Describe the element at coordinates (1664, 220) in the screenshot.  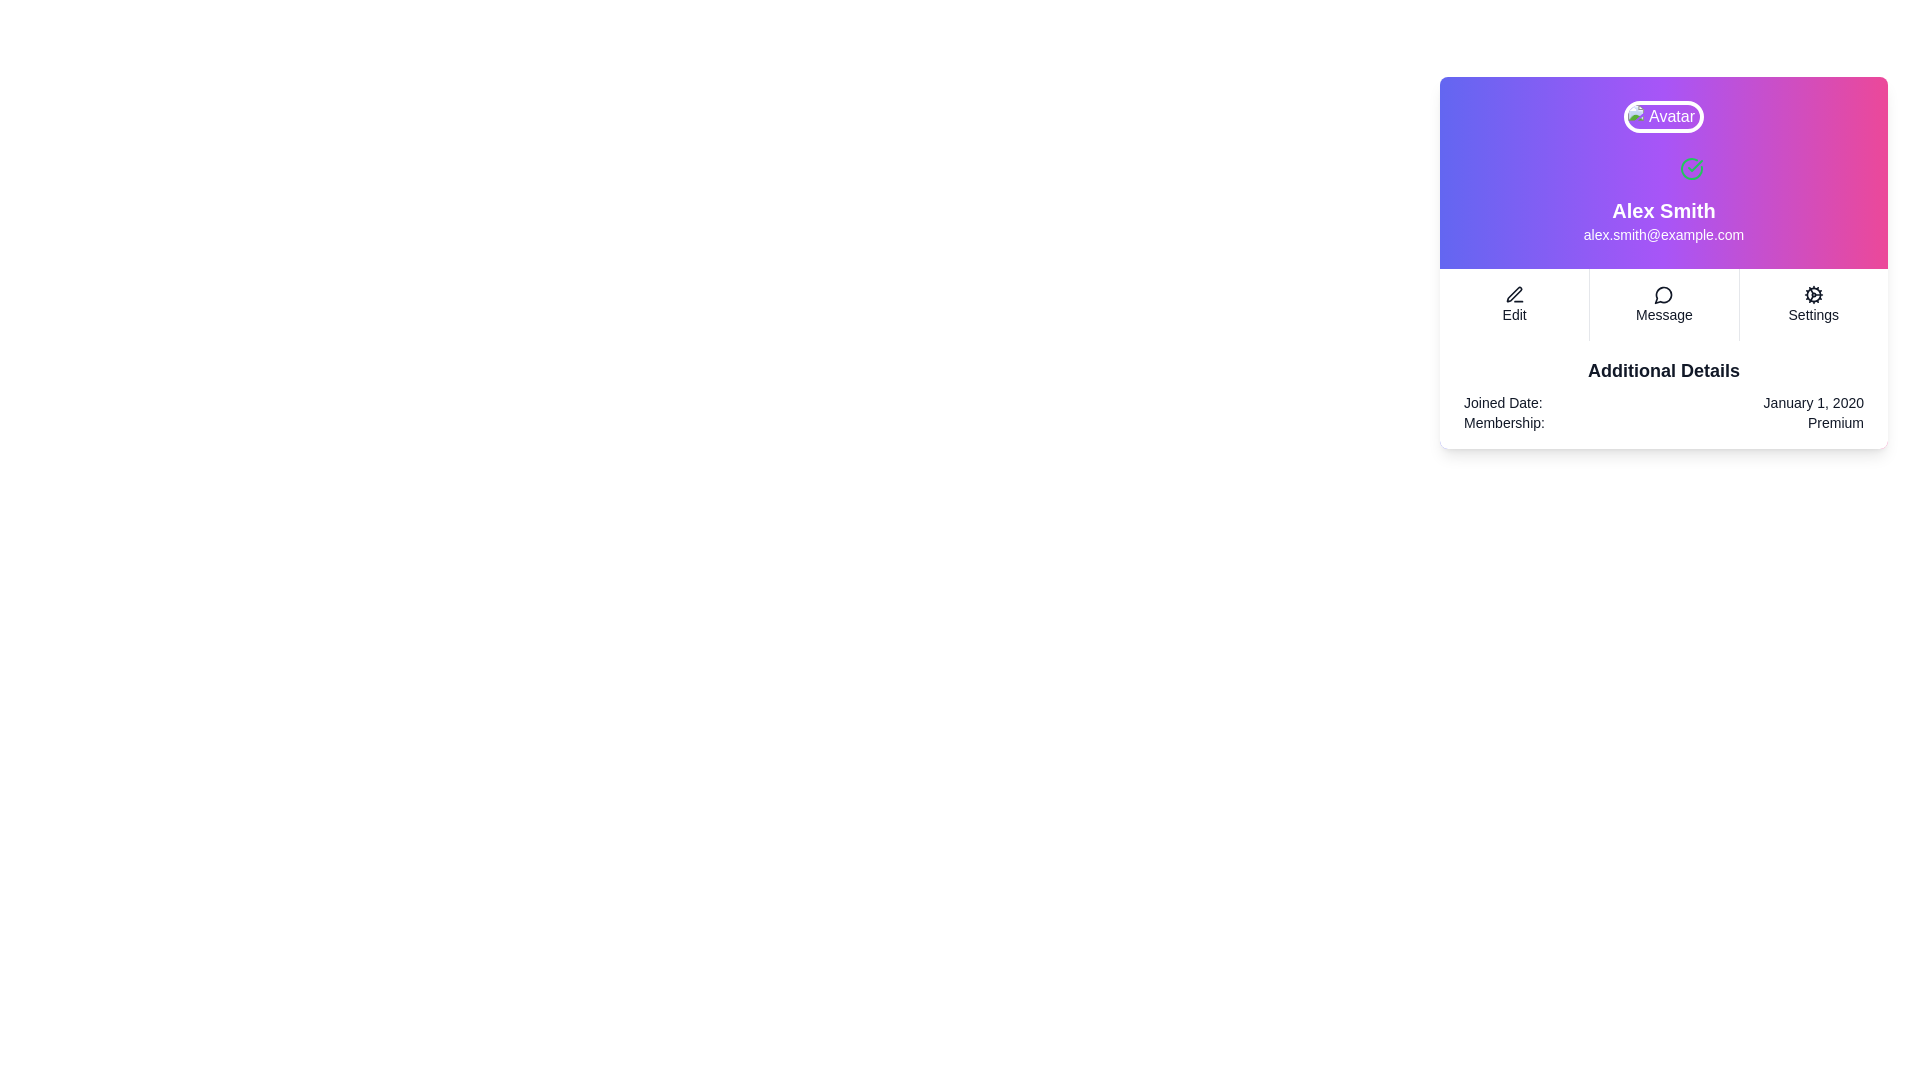
I see `the text display showing the user's name 'Alex Smith' and email 'alex.smith@example.com' which is centrally aligned within a card-like interface` at that location.